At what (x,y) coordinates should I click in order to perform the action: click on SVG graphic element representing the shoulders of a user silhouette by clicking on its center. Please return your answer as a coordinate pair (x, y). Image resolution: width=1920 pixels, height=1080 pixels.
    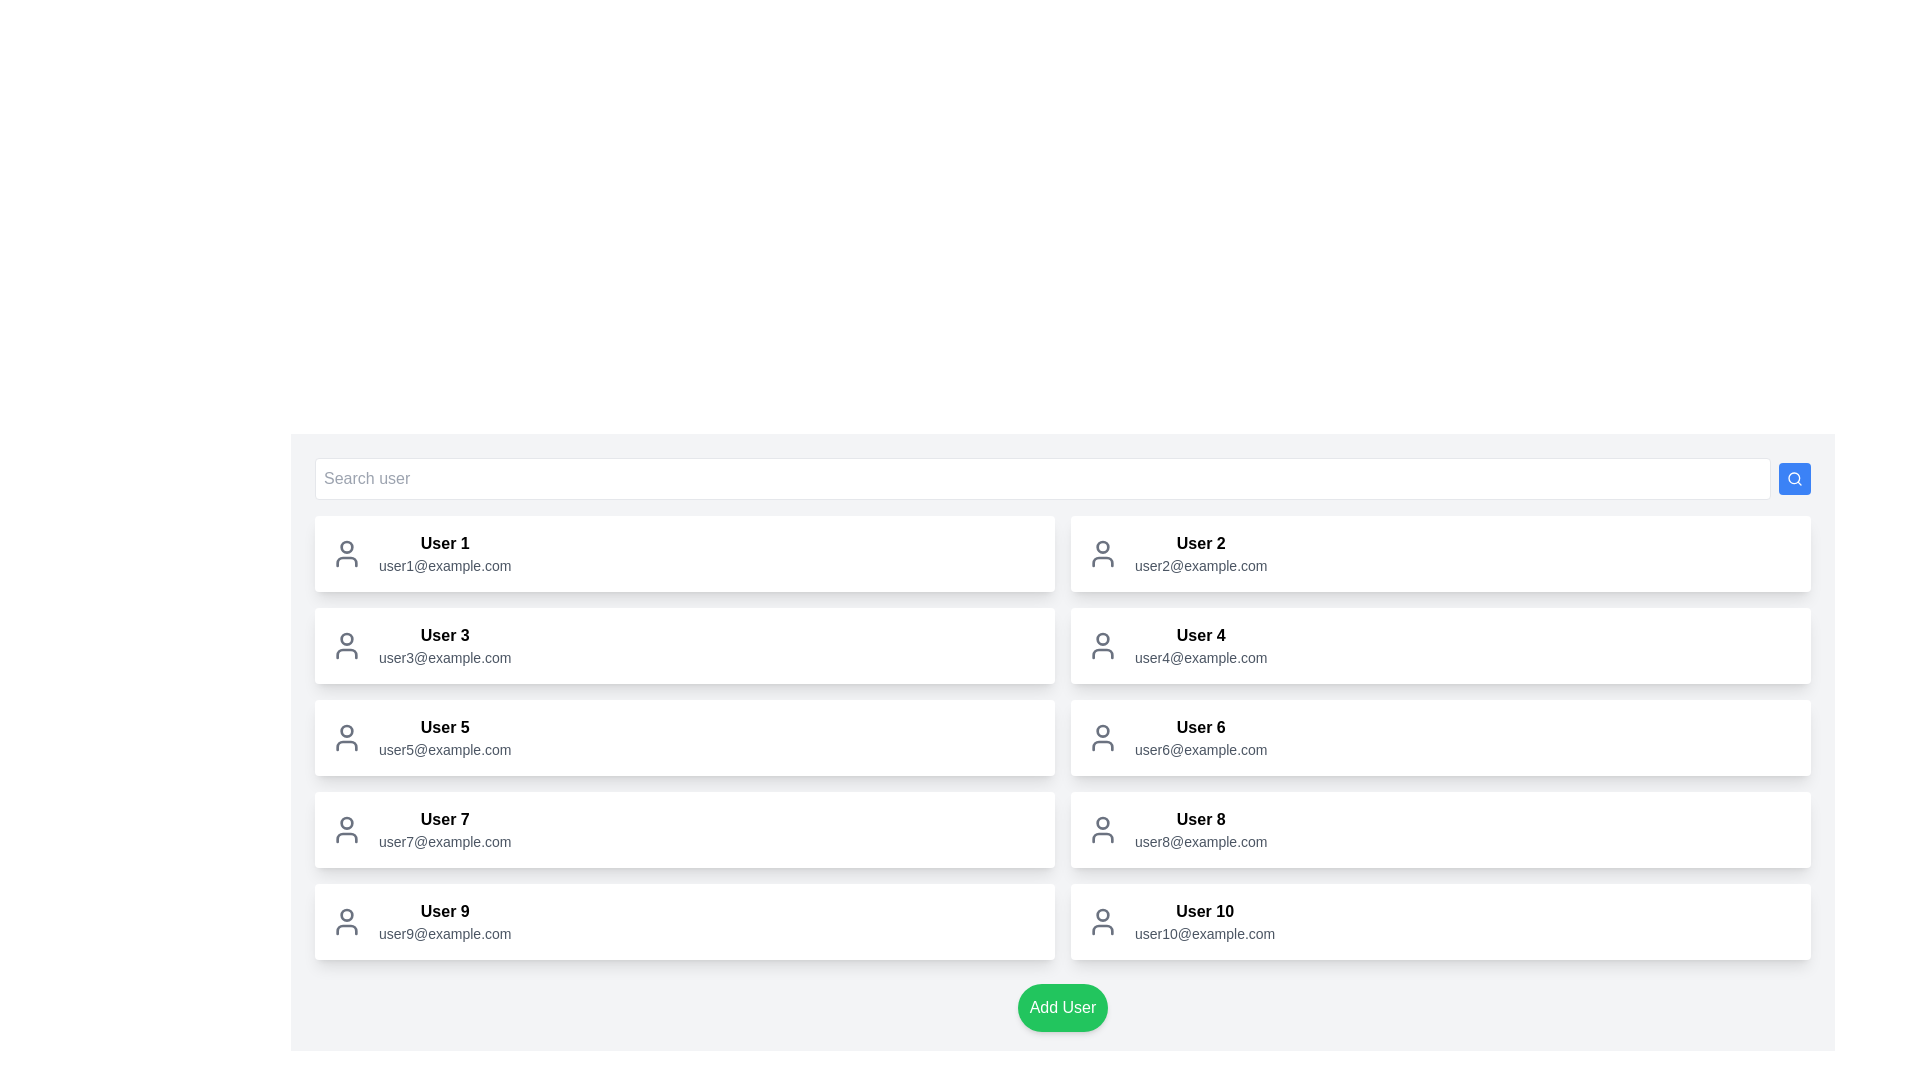
    Looking at the image, I should click on (1102, 837).